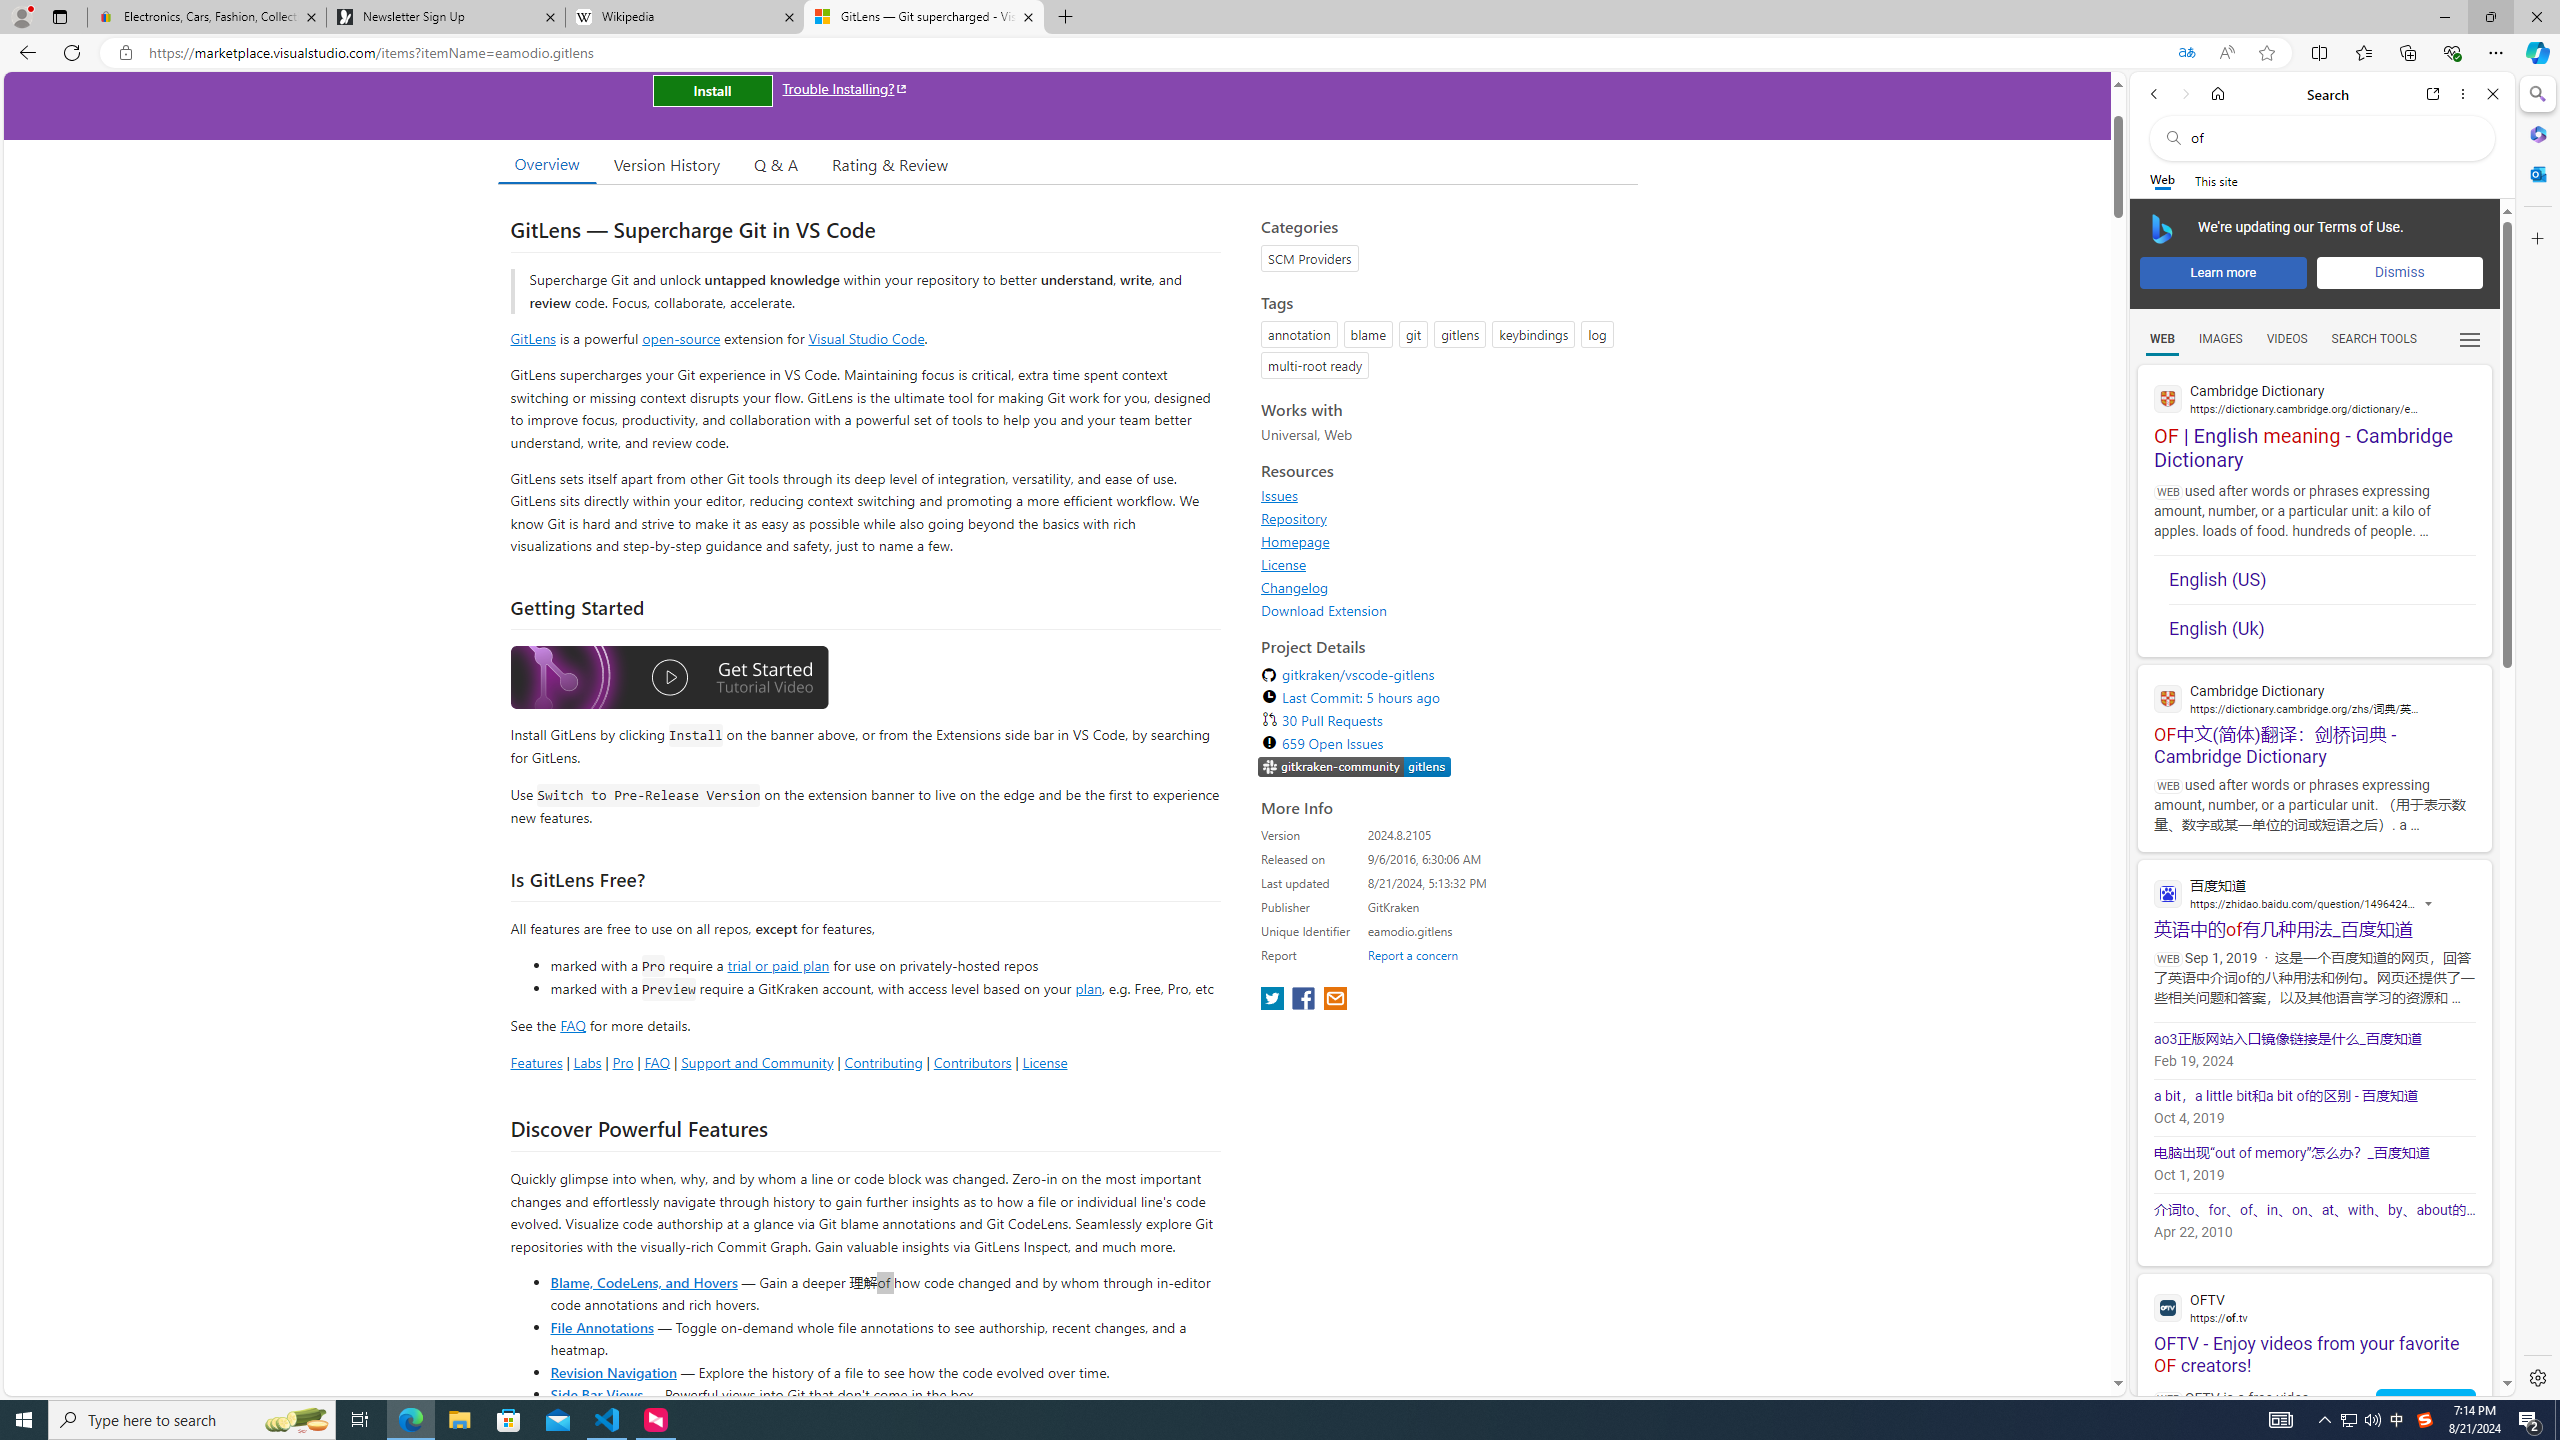  Describe the element at coordinates (1295, 586) in the screenshot. I see `'Changelog'` at that location.